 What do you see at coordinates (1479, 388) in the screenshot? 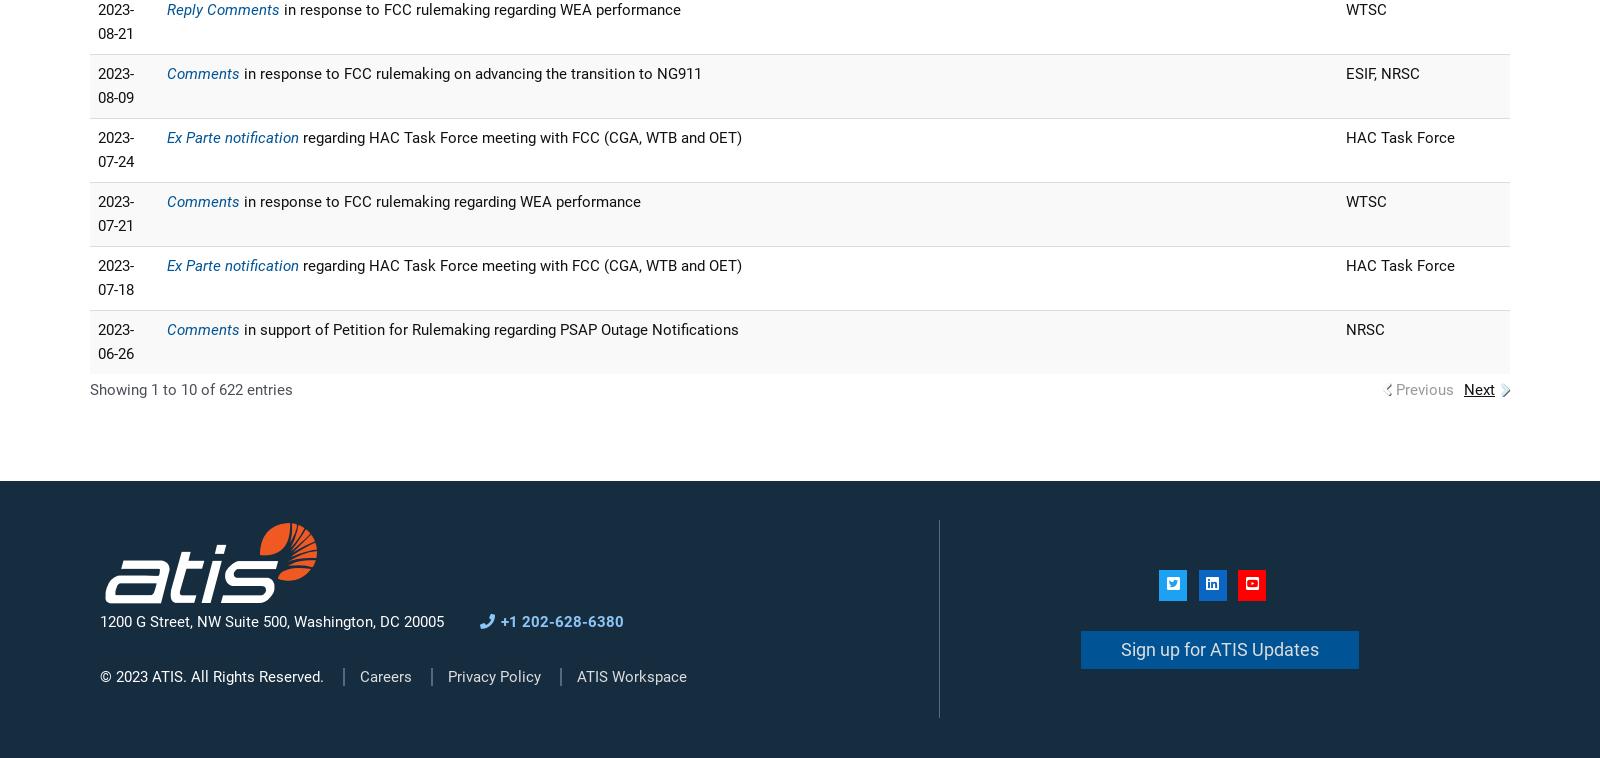
I see `'Next'` at bounding box center [1479, 388].